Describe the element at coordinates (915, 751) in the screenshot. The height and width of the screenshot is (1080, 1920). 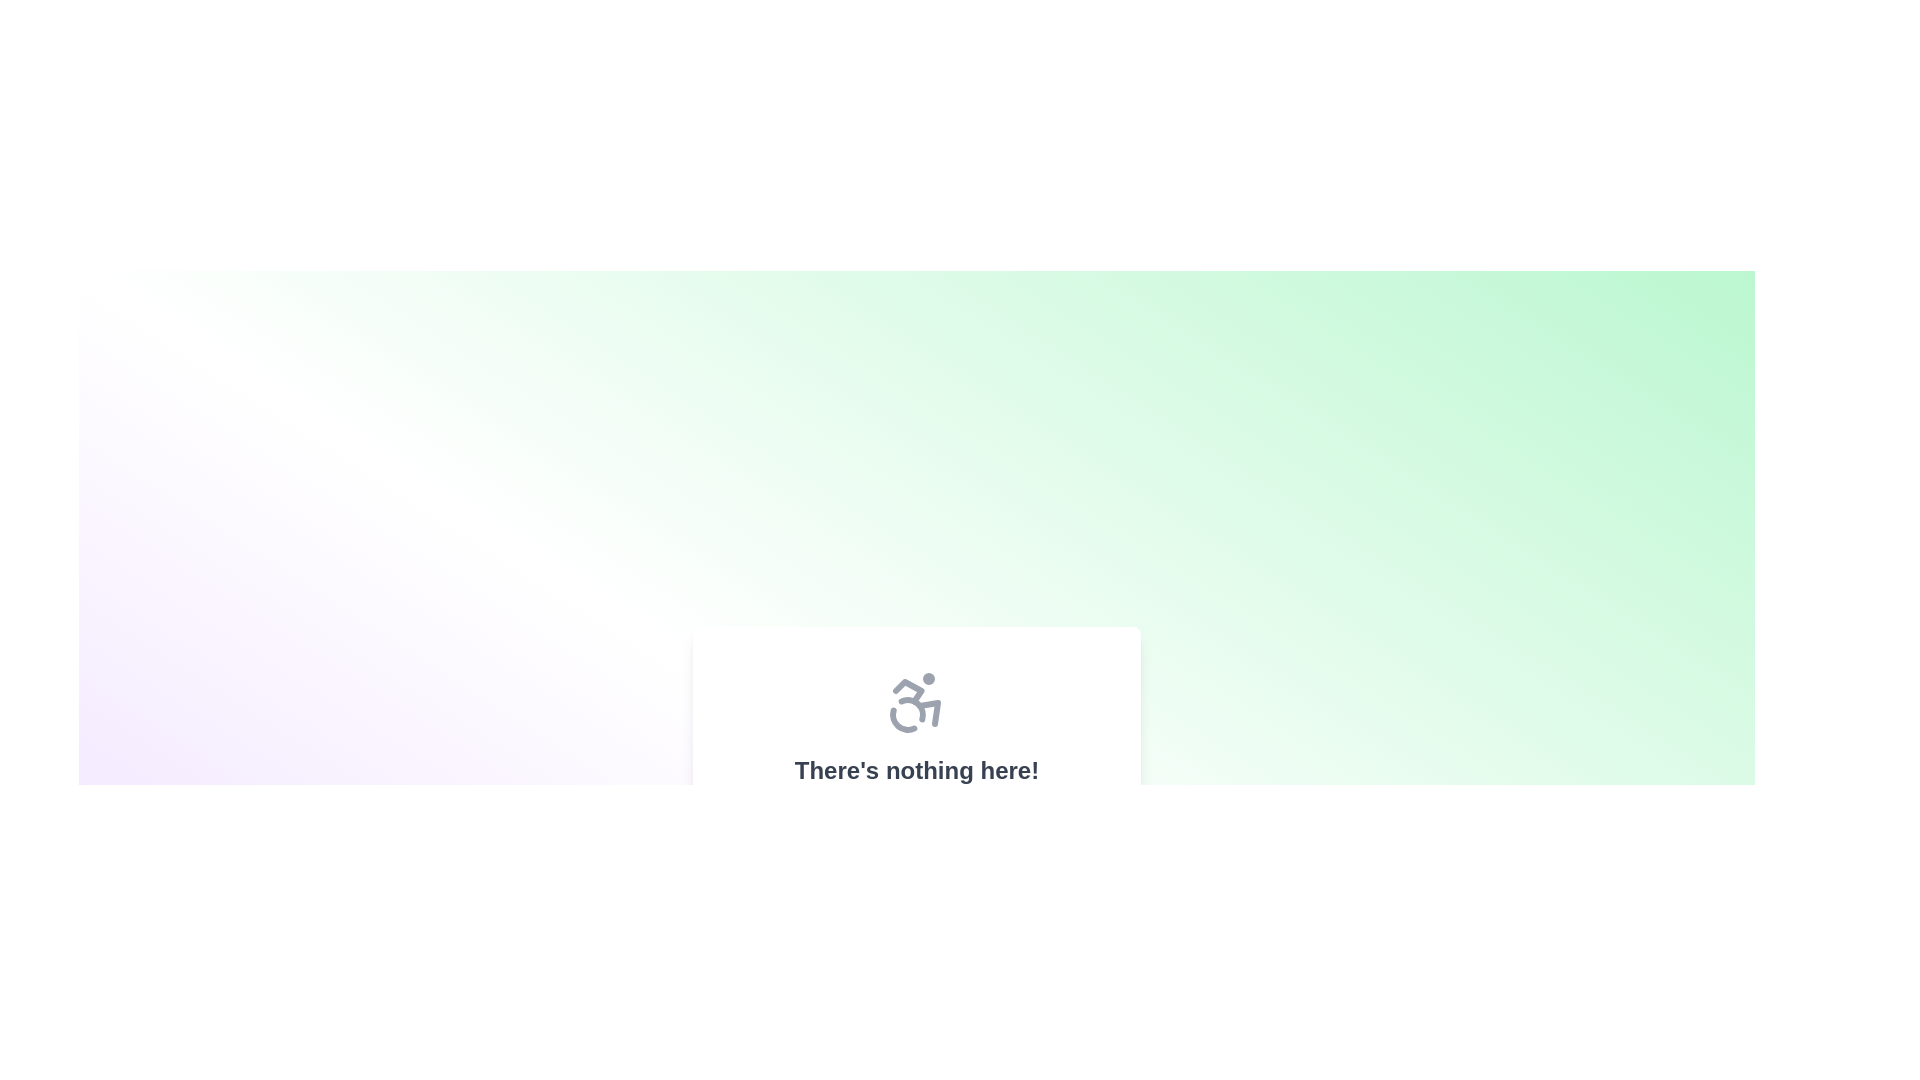
I see `the informational display that contains the bold text 'There's nothing here!' and an icon, which is centrally positioned in the top half of a white card with rounded corners` at that location.